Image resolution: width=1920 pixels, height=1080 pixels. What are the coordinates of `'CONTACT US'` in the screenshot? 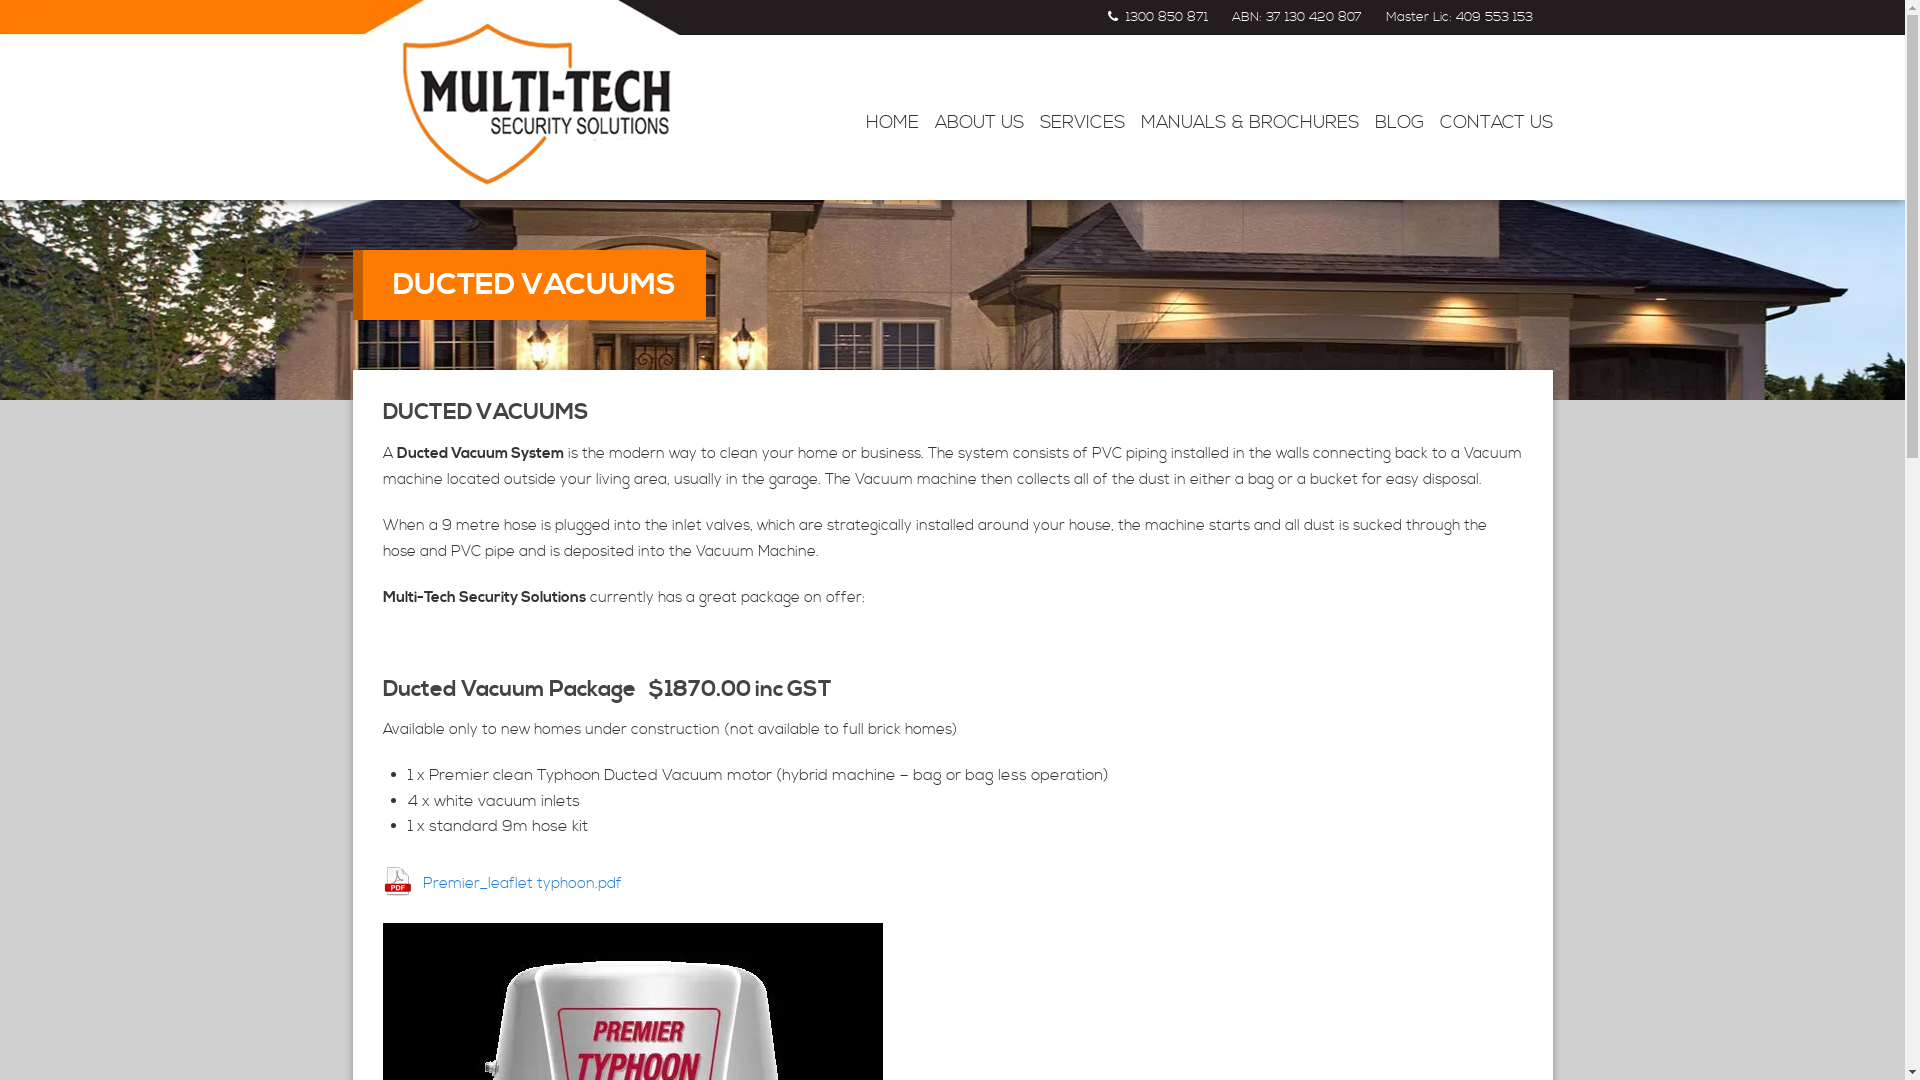 It's located at (1496, 122).